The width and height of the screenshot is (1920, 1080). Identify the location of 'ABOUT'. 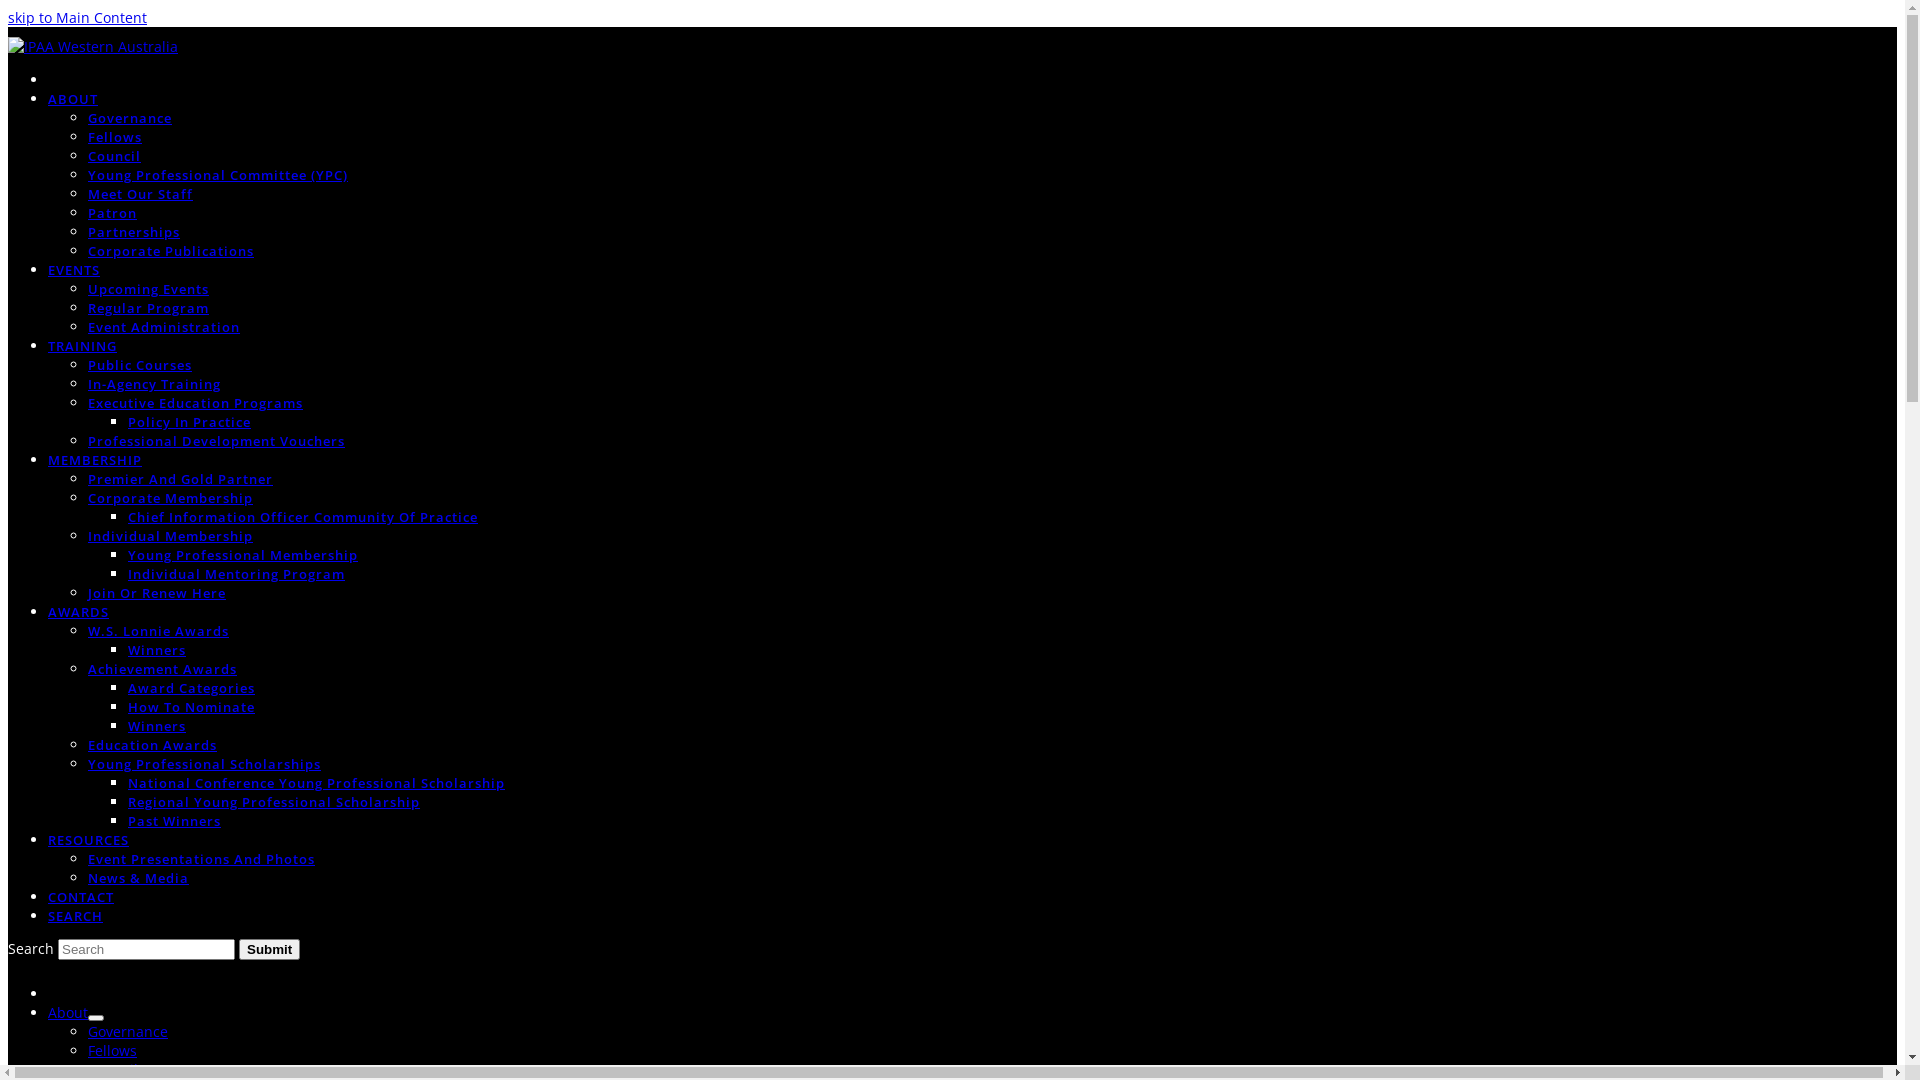
(72, 98).